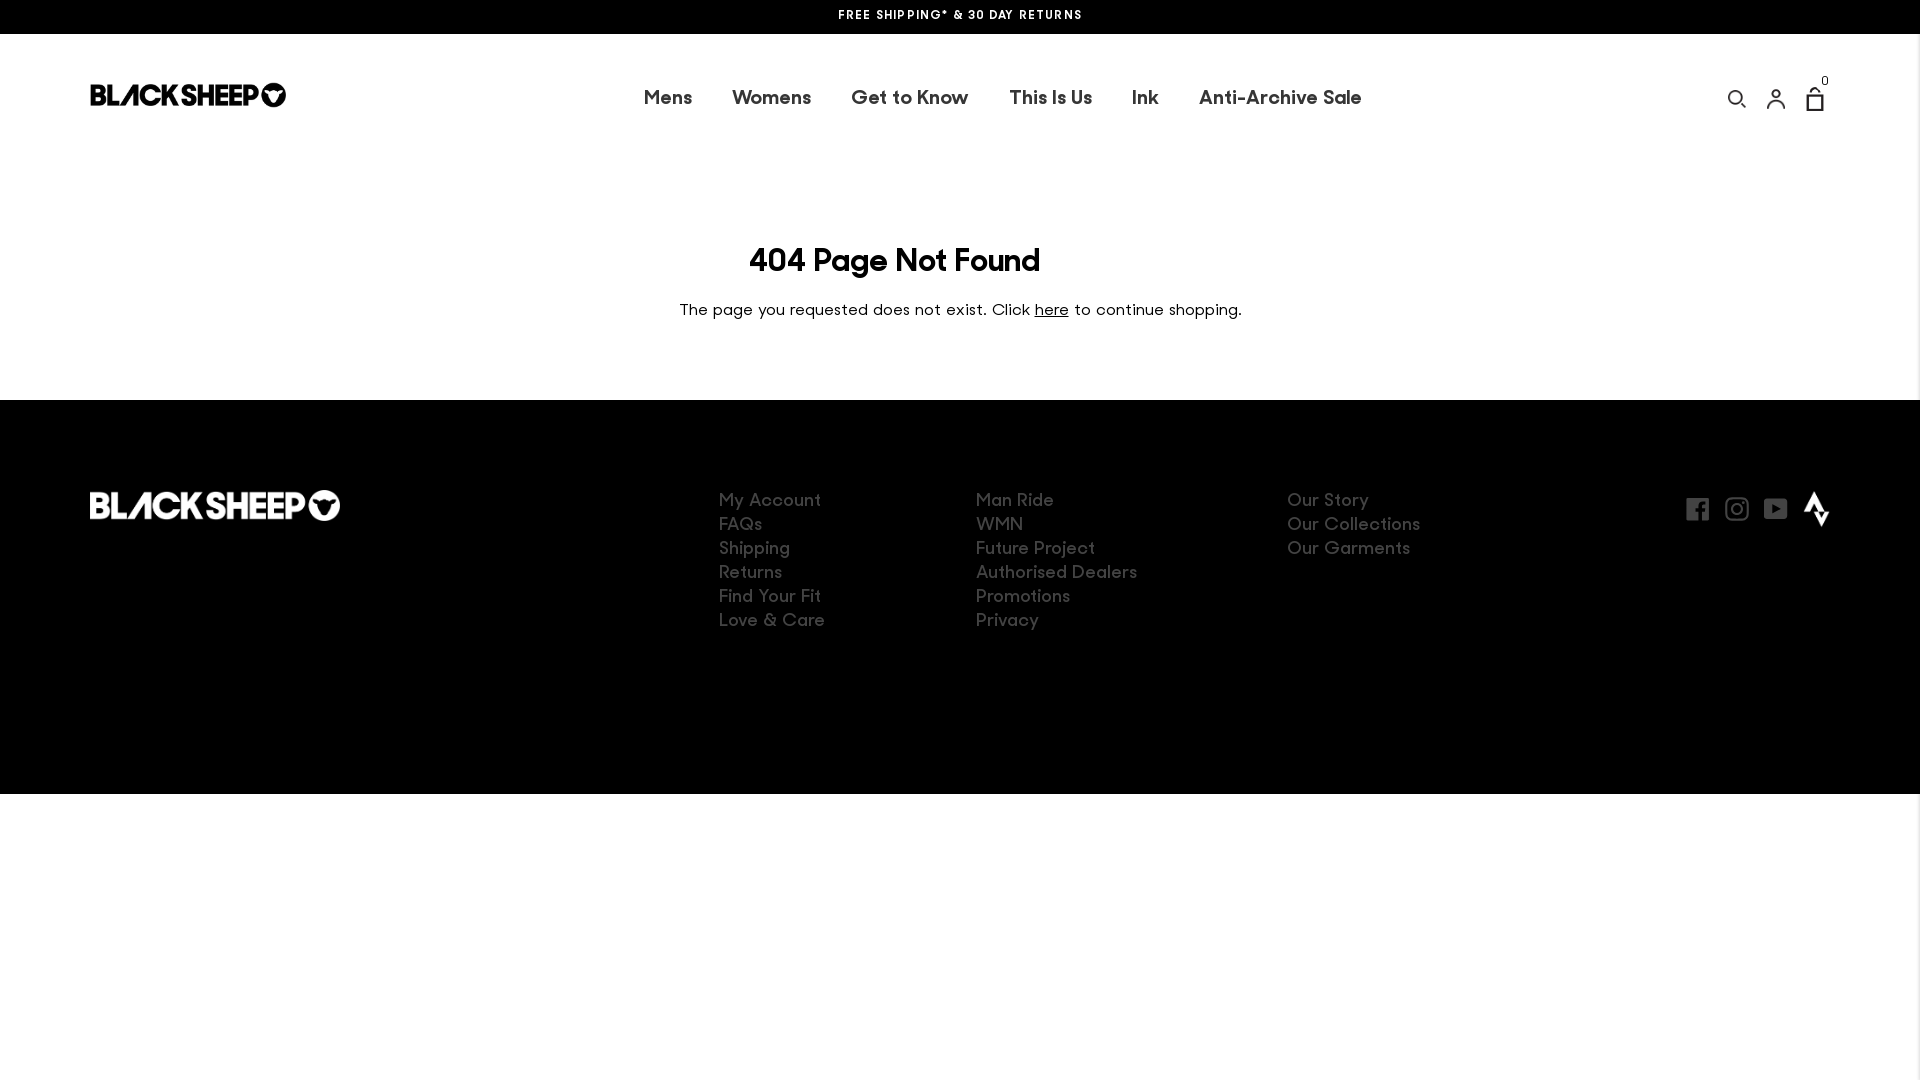 The image size is (1920, 1080). I want to click on 'Future Project', so click(975, 549).